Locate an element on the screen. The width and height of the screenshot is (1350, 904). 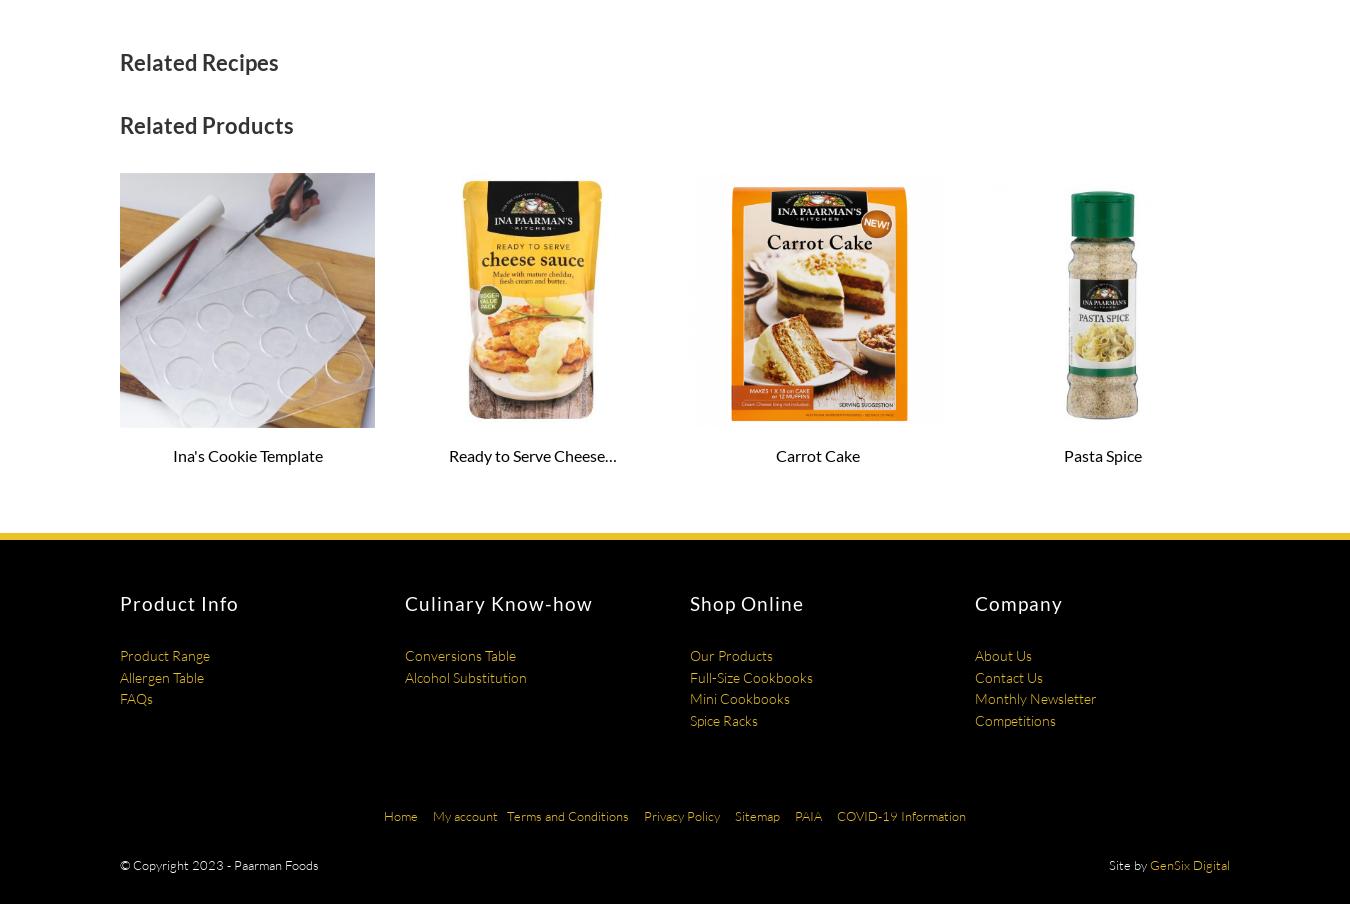
'My account' is located at coordinates (464, 813).